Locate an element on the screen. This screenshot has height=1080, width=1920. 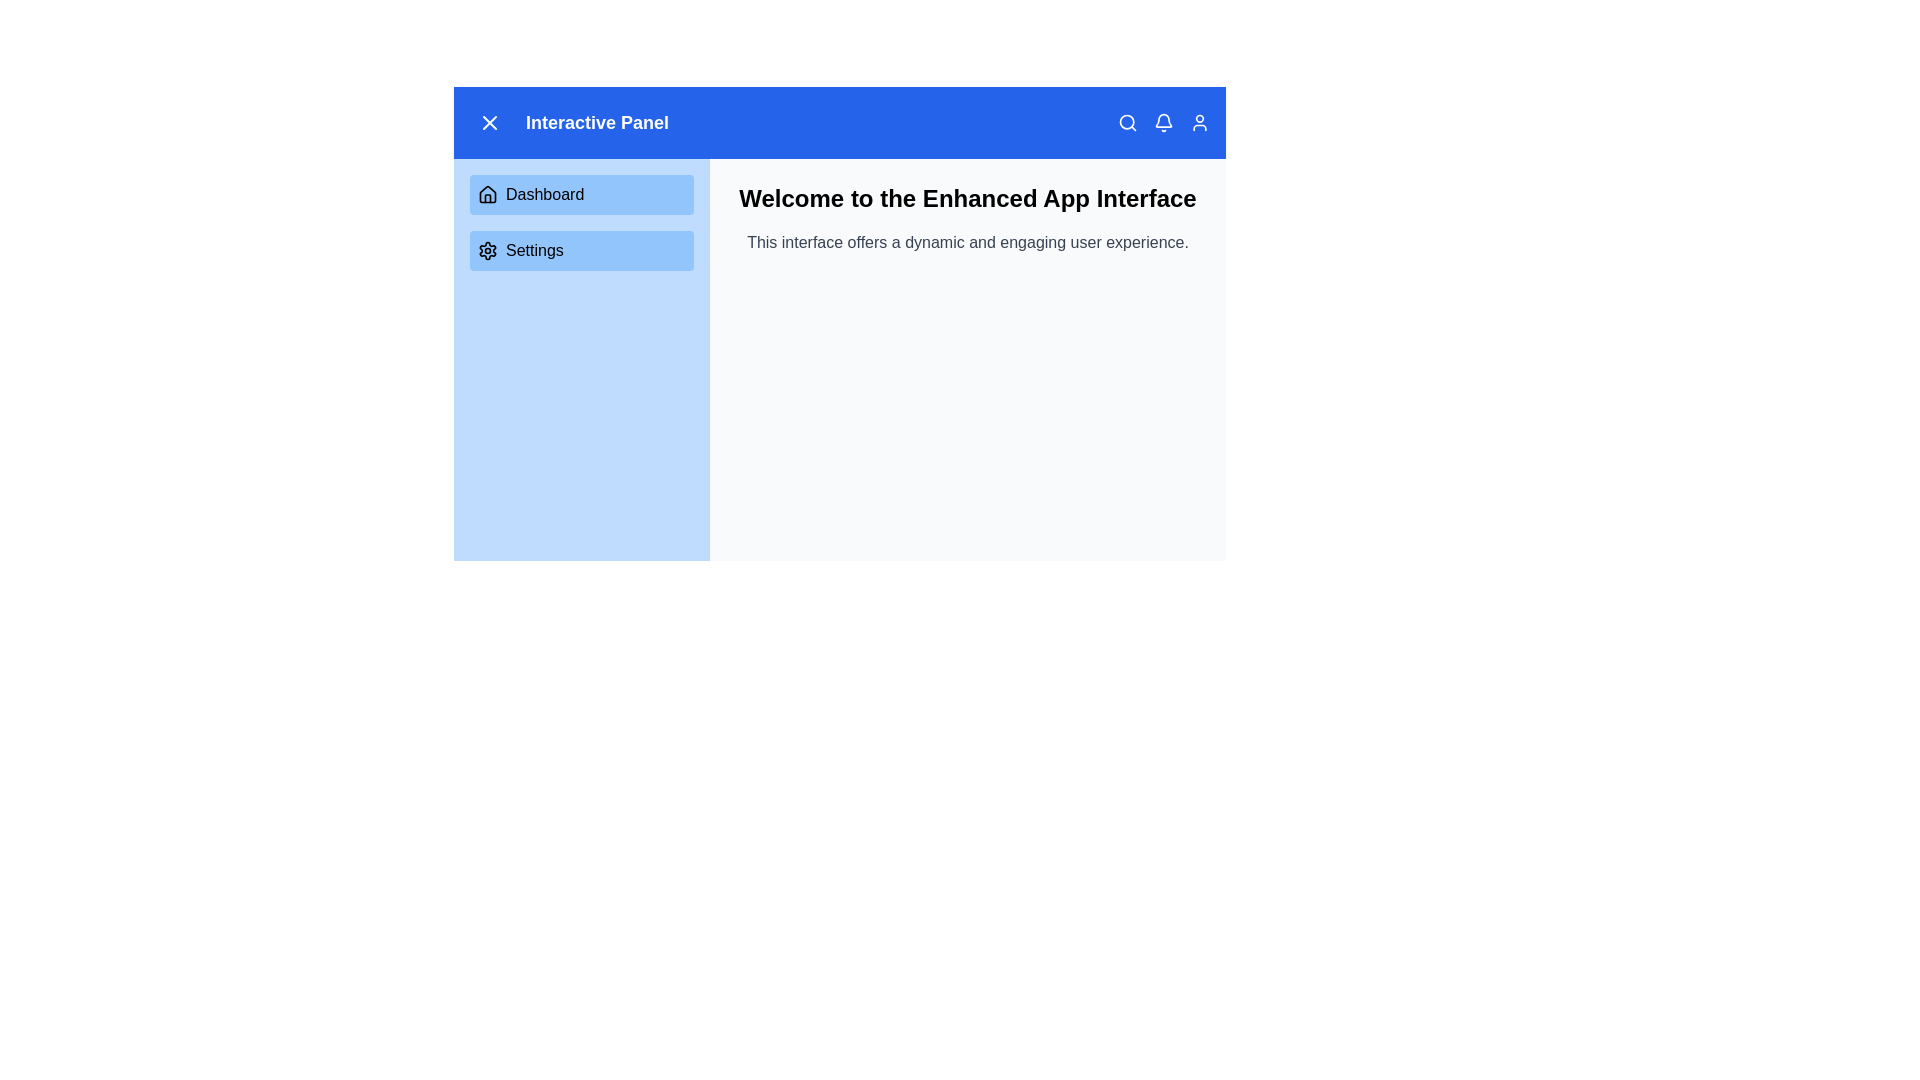
the 'Dashboard' text label located is located at coordinates (545, 195).